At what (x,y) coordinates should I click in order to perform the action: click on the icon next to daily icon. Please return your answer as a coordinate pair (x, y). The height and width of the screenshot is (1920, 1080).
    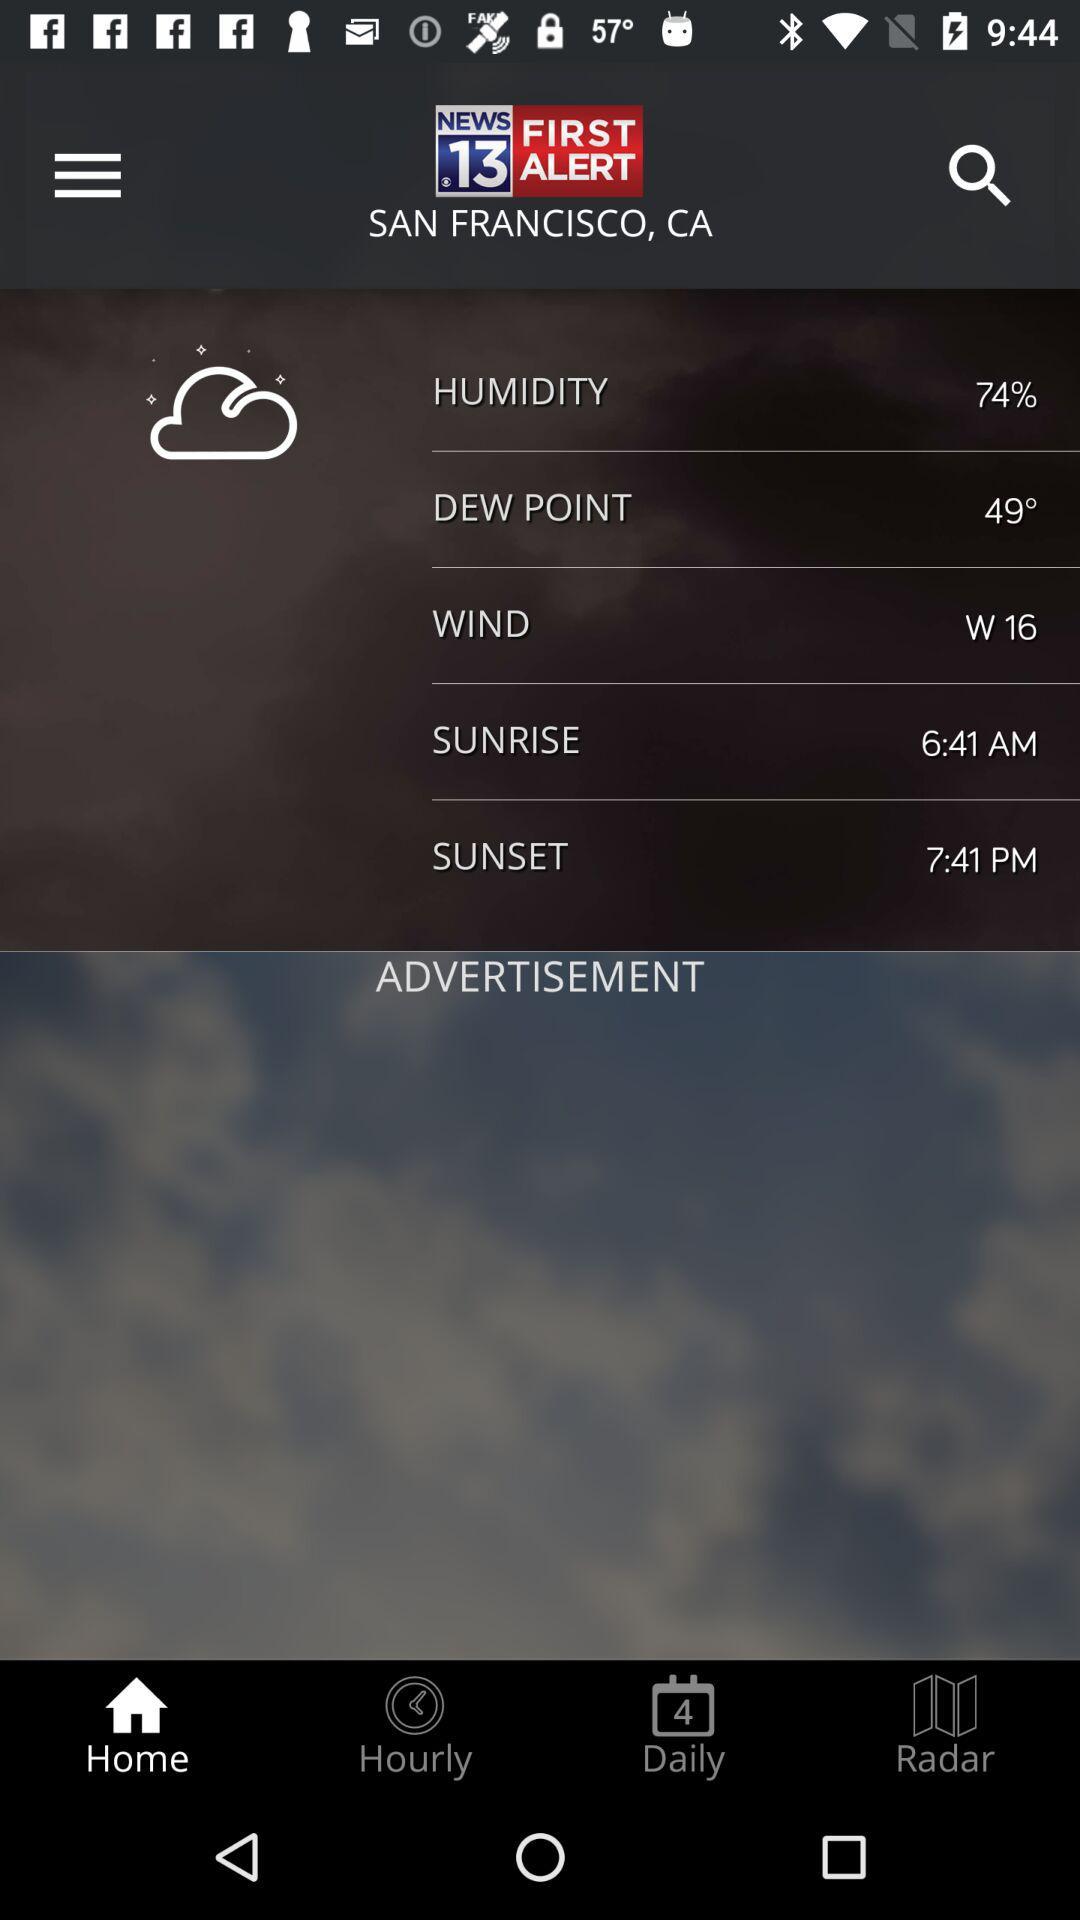
    Looking at the image, I should click on (945, 1726).